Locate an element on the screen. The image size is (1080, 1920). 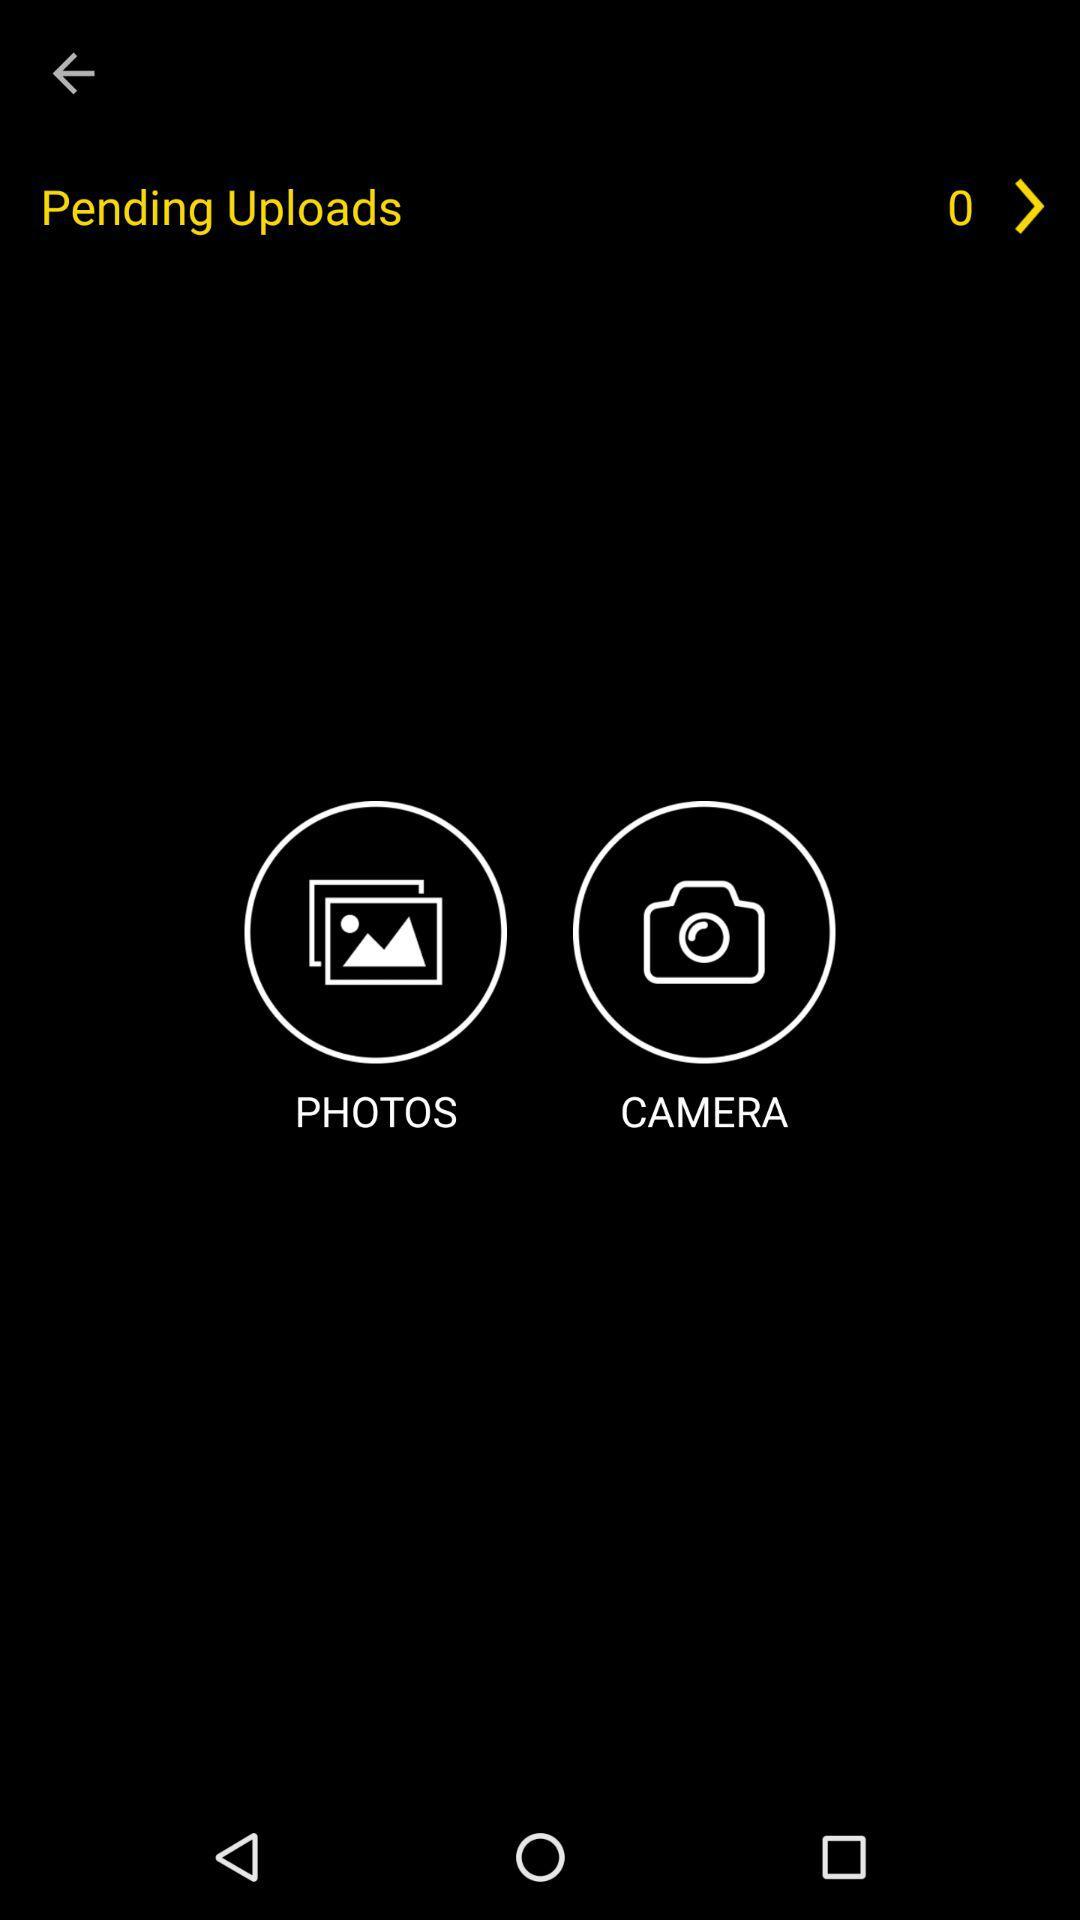
the 0 is located at coordinates (959, 206).